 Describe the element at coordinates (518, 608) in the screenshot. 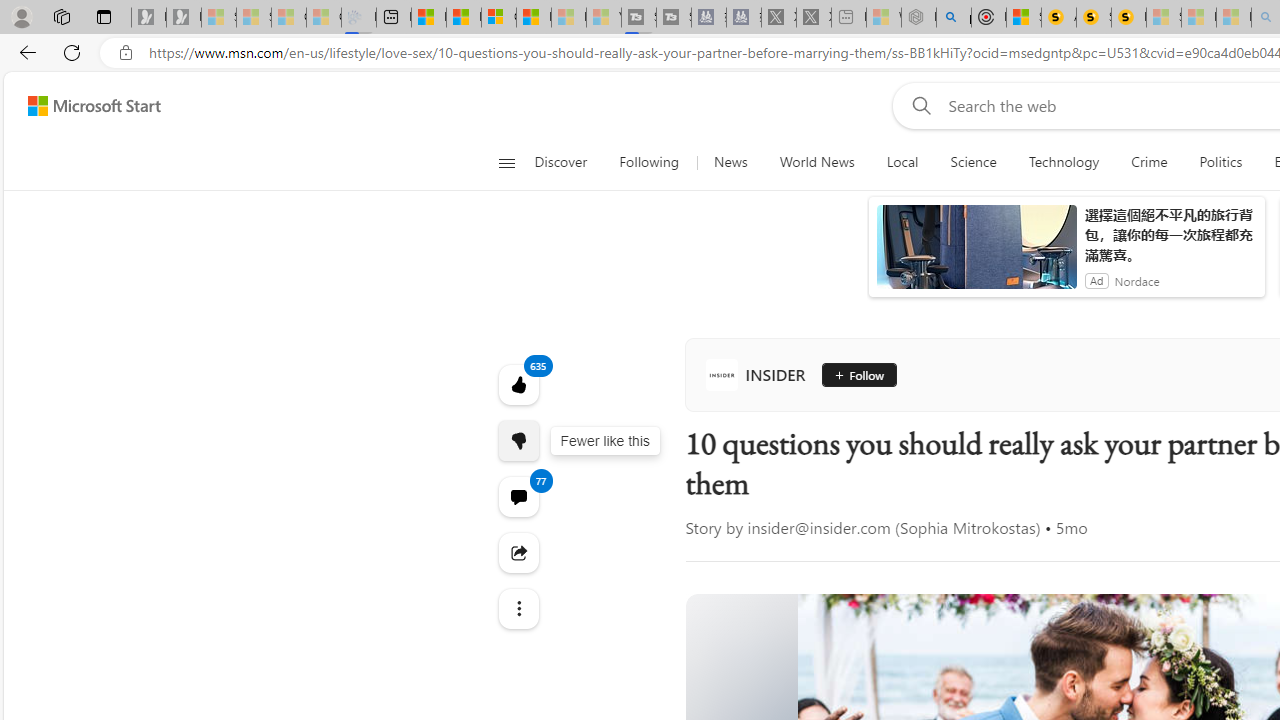

I see `'See more'` at that location.